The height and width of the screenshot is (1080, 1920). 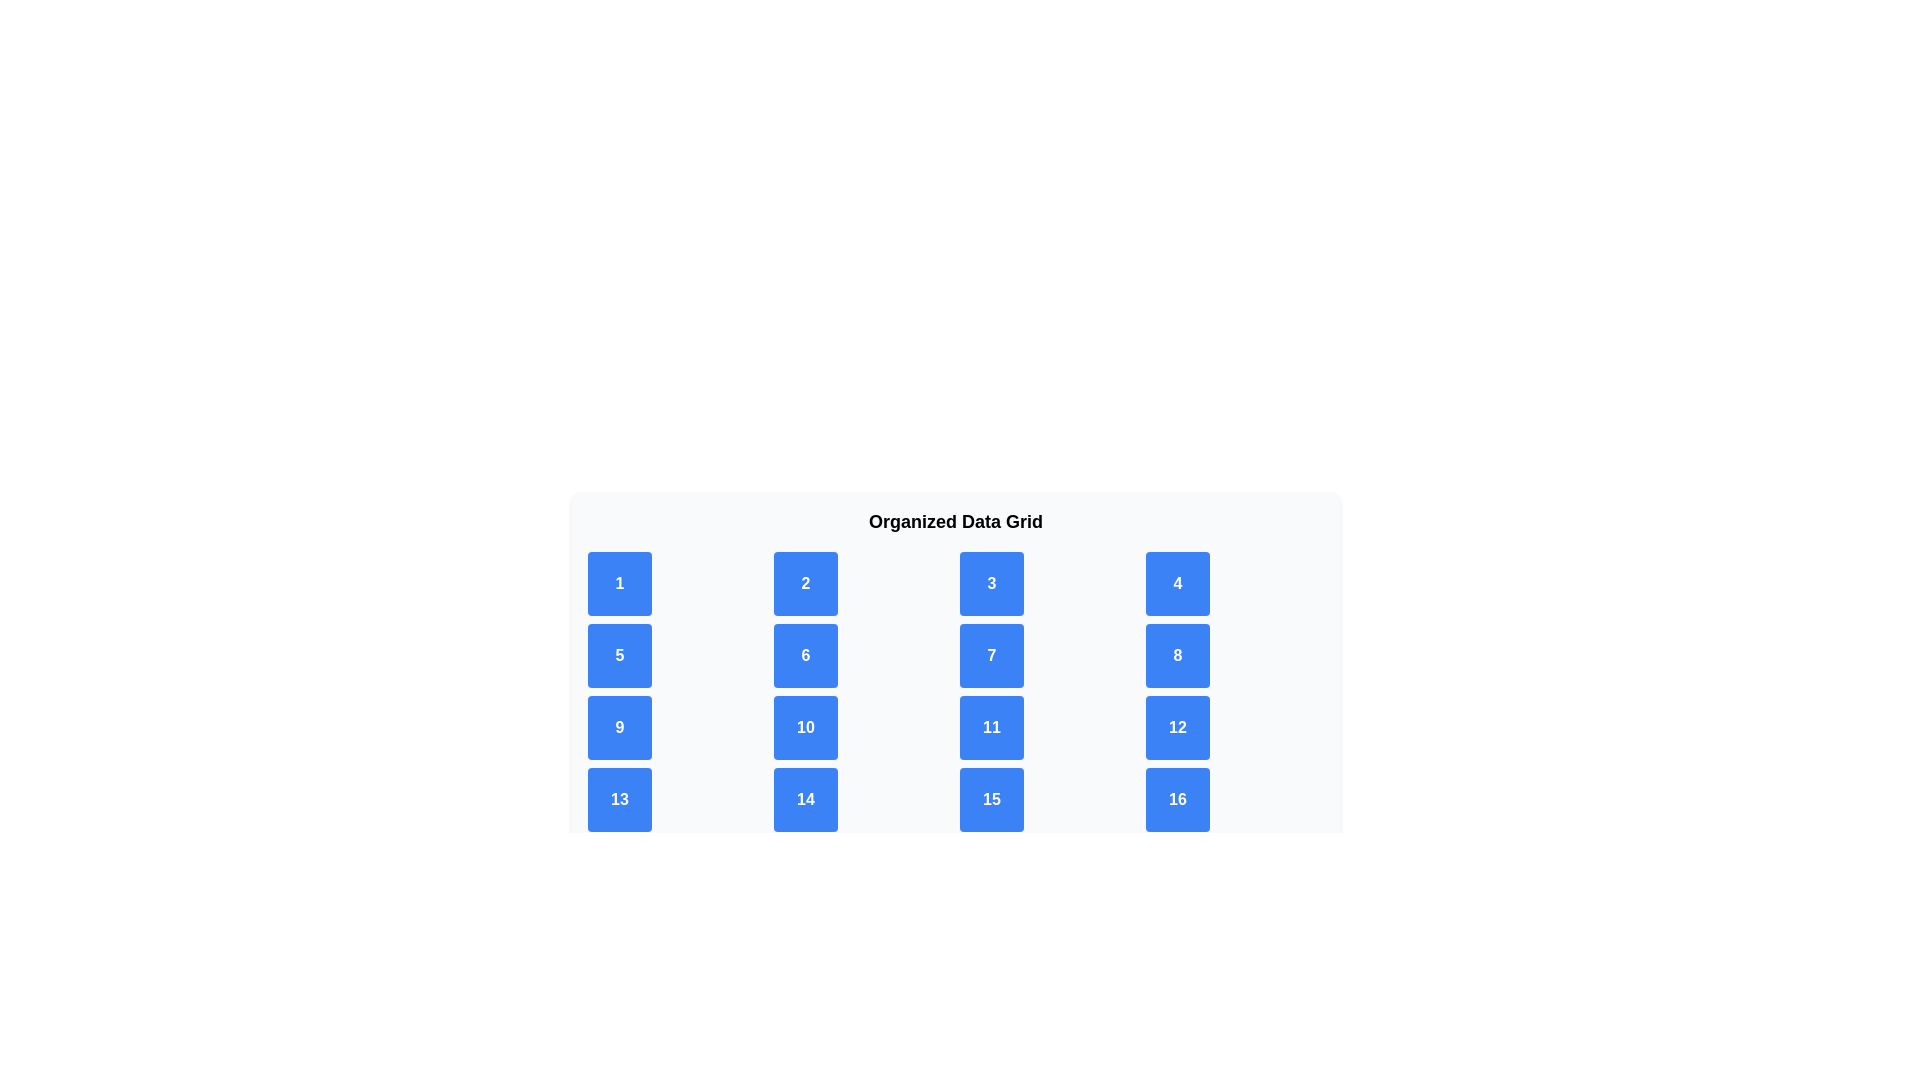 I want to click on the button located in the second row and fourth column of a 4x4 grid, positioned below the button labeled '4' and above the button labeled '12', so click(x=1177, y=655).